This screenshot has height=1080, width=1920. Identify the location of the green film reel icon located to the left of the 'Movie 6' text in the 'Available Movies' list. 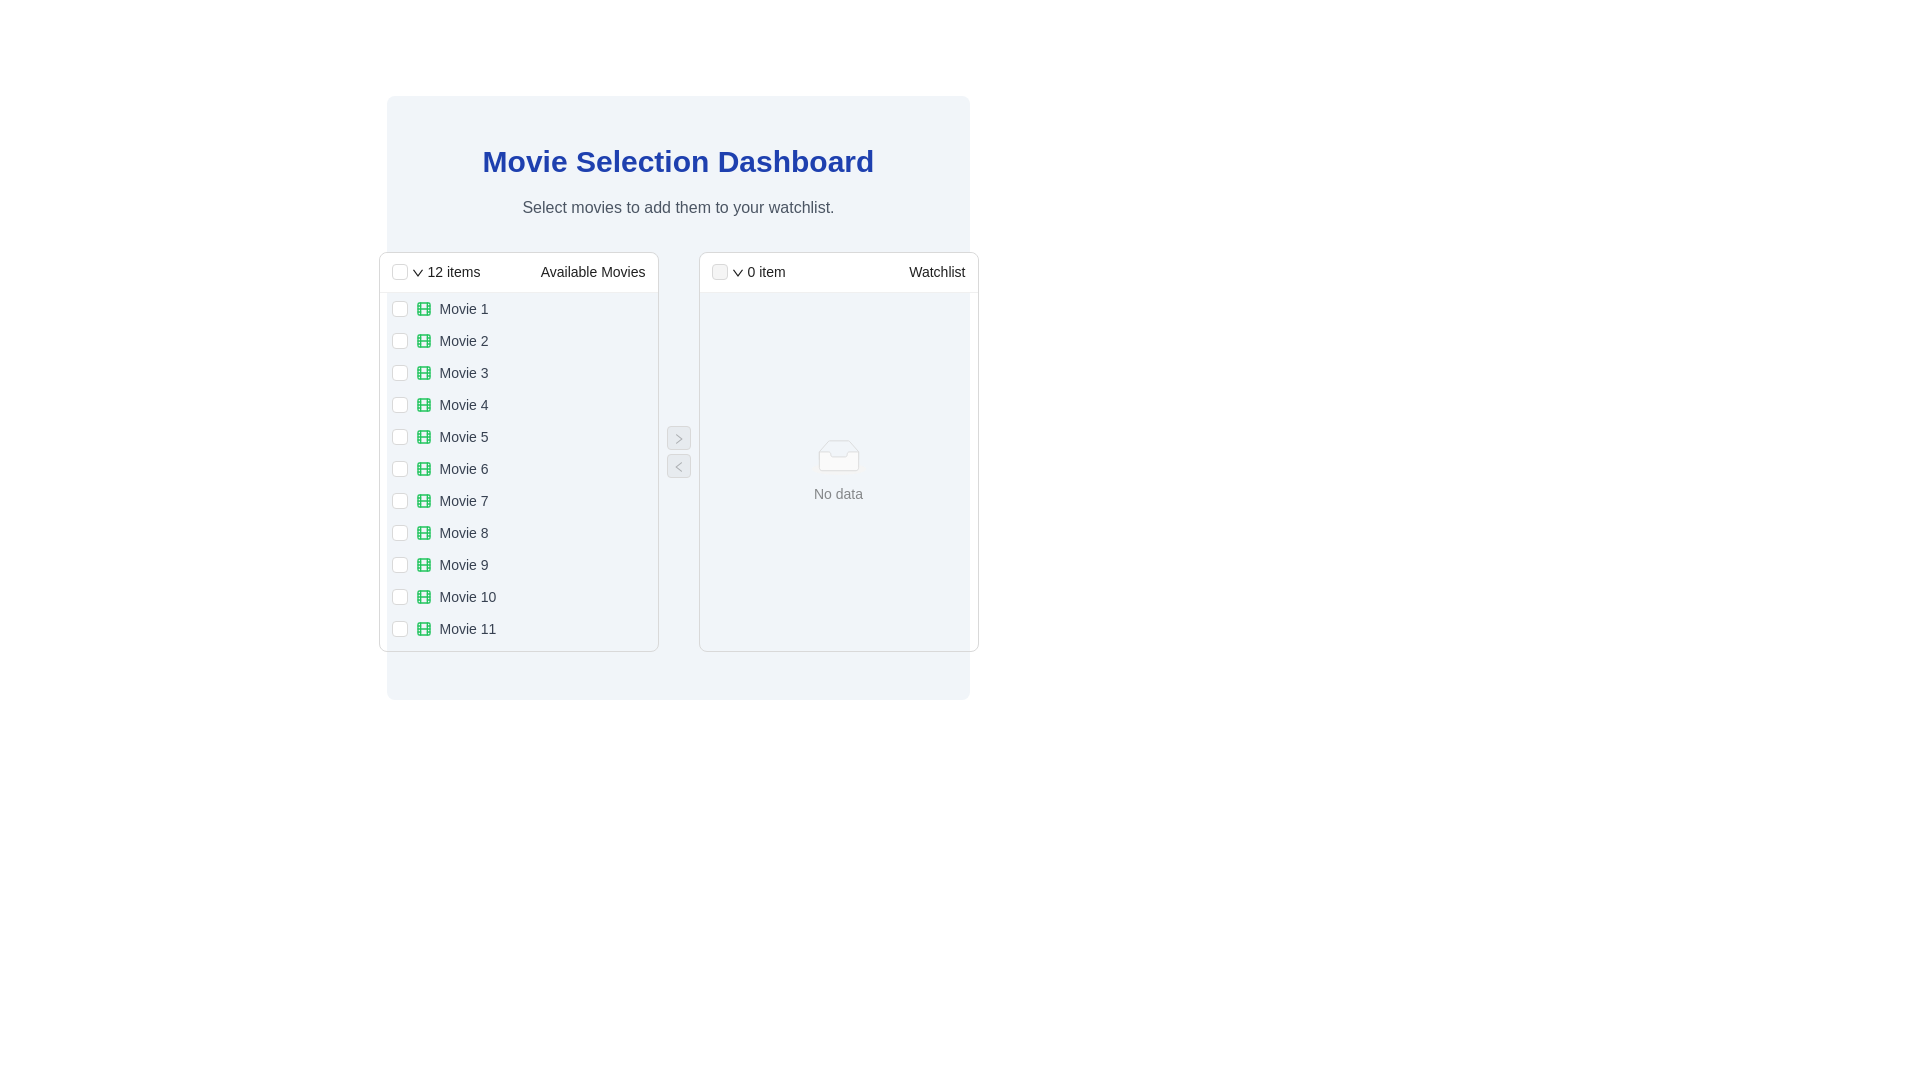
(422, 469).